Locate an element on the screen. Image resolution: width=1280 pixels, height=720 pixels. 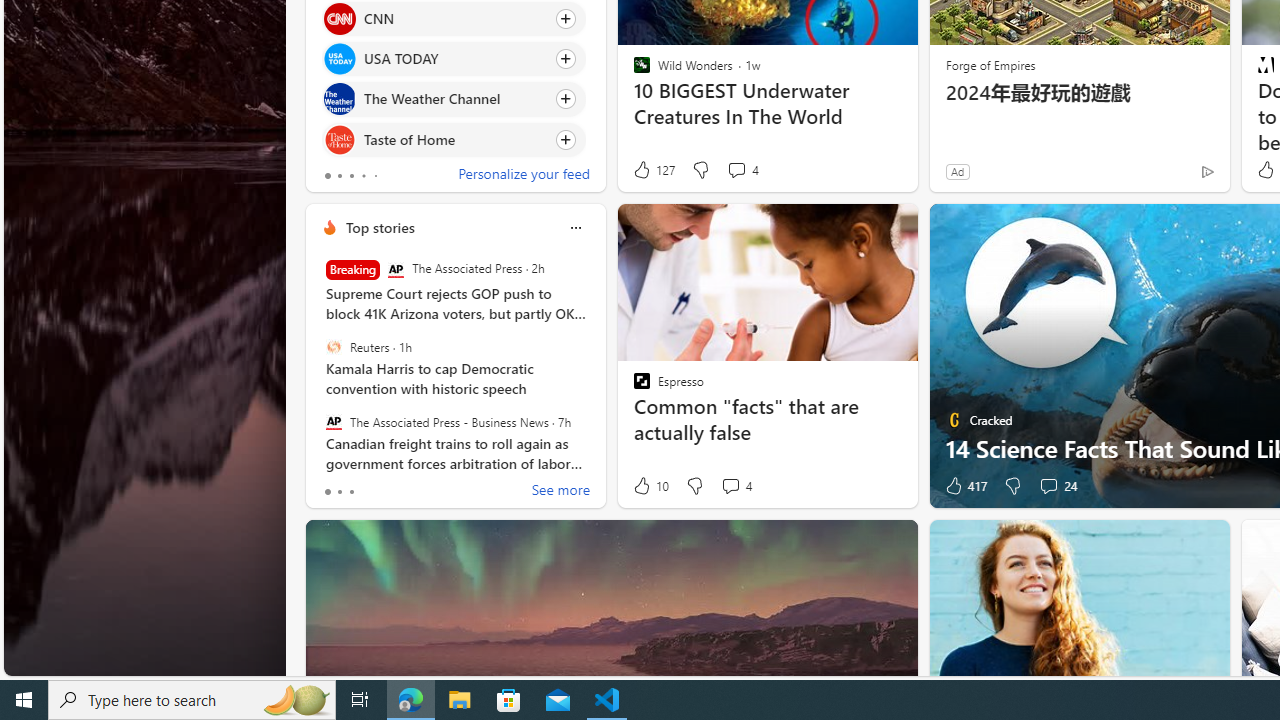
'tab-2' is located at coordinates (352, 492).